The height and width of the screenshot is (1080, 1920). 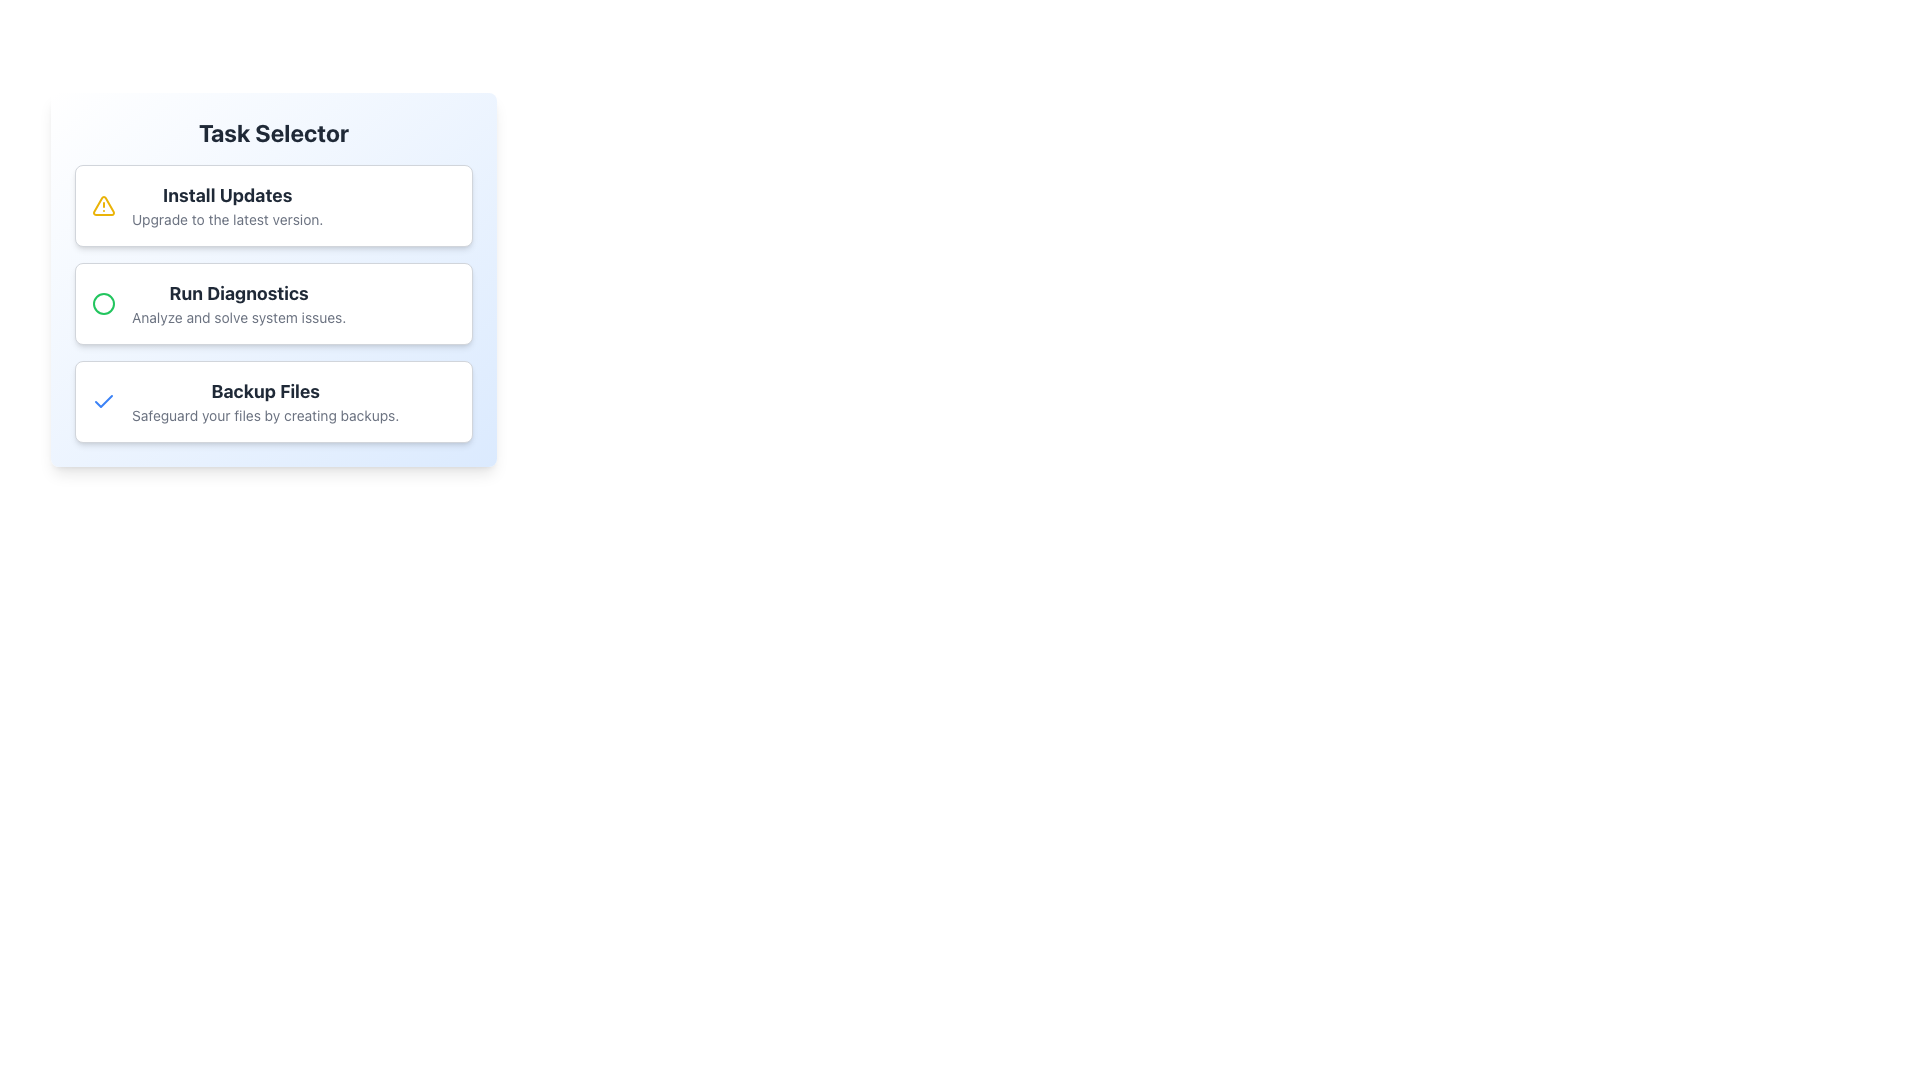 What do you see at coordinates (239, 316) in the screenshot?
I see `the descriptive text label located below the 'Run Diagnostics' heading in the second card of the 'Run Diagnostics' section` at bounding box center [239, 316].